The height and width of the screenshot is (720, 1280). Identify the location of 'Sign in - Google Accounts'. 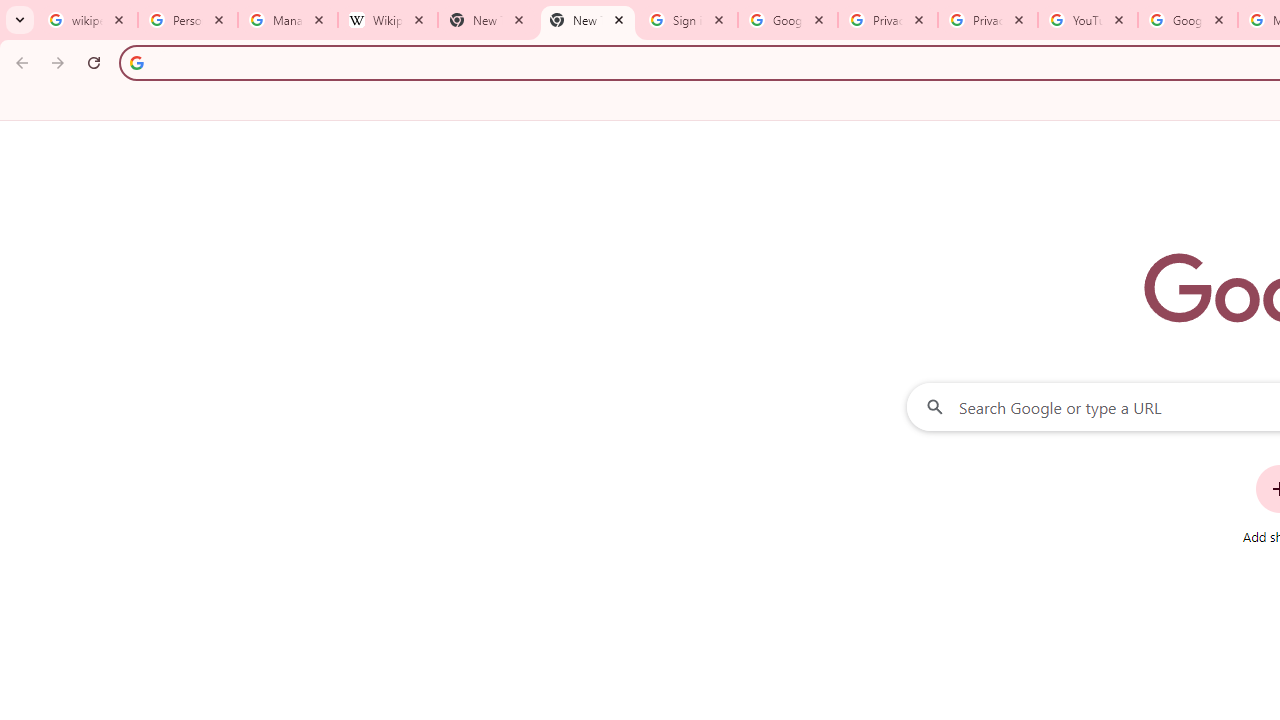
(688, 20).